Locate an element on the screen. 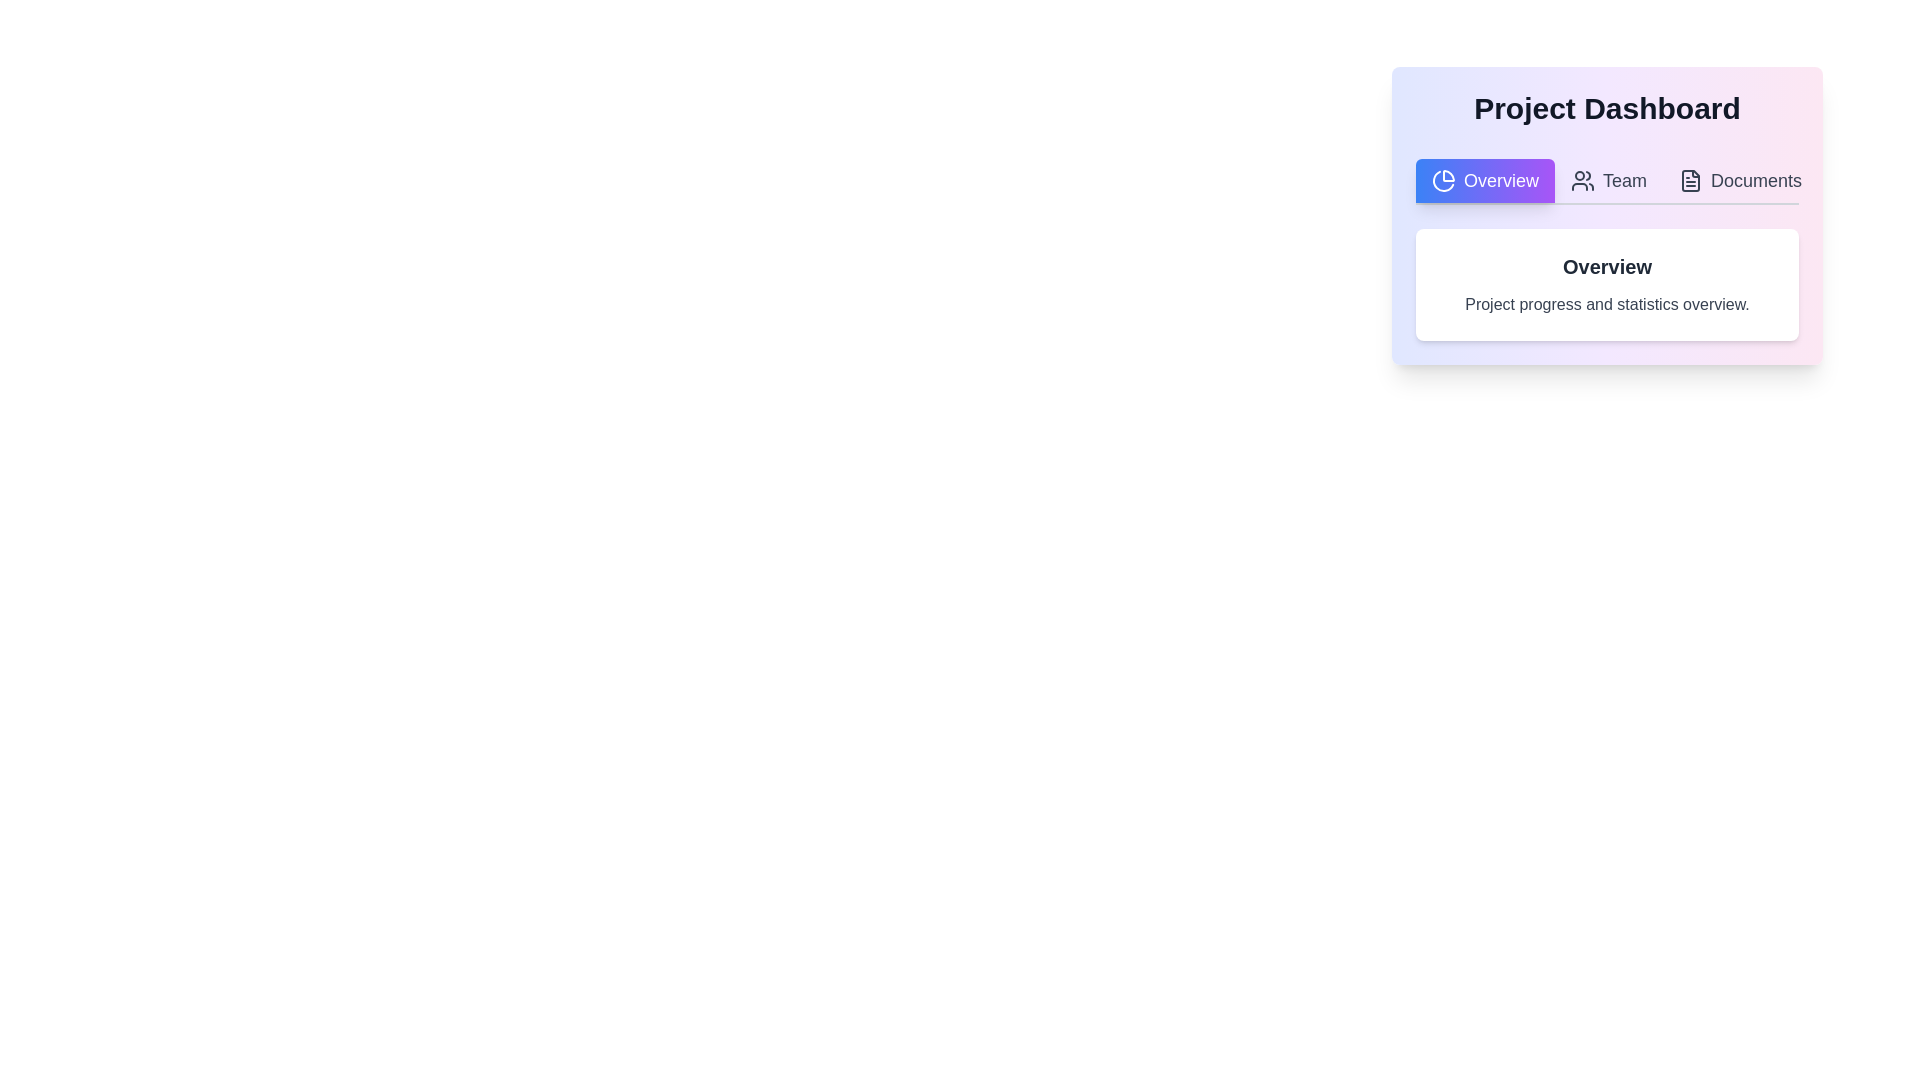  the Overview tab by clicking its corresponding button is located at coordinates (1485, 181).